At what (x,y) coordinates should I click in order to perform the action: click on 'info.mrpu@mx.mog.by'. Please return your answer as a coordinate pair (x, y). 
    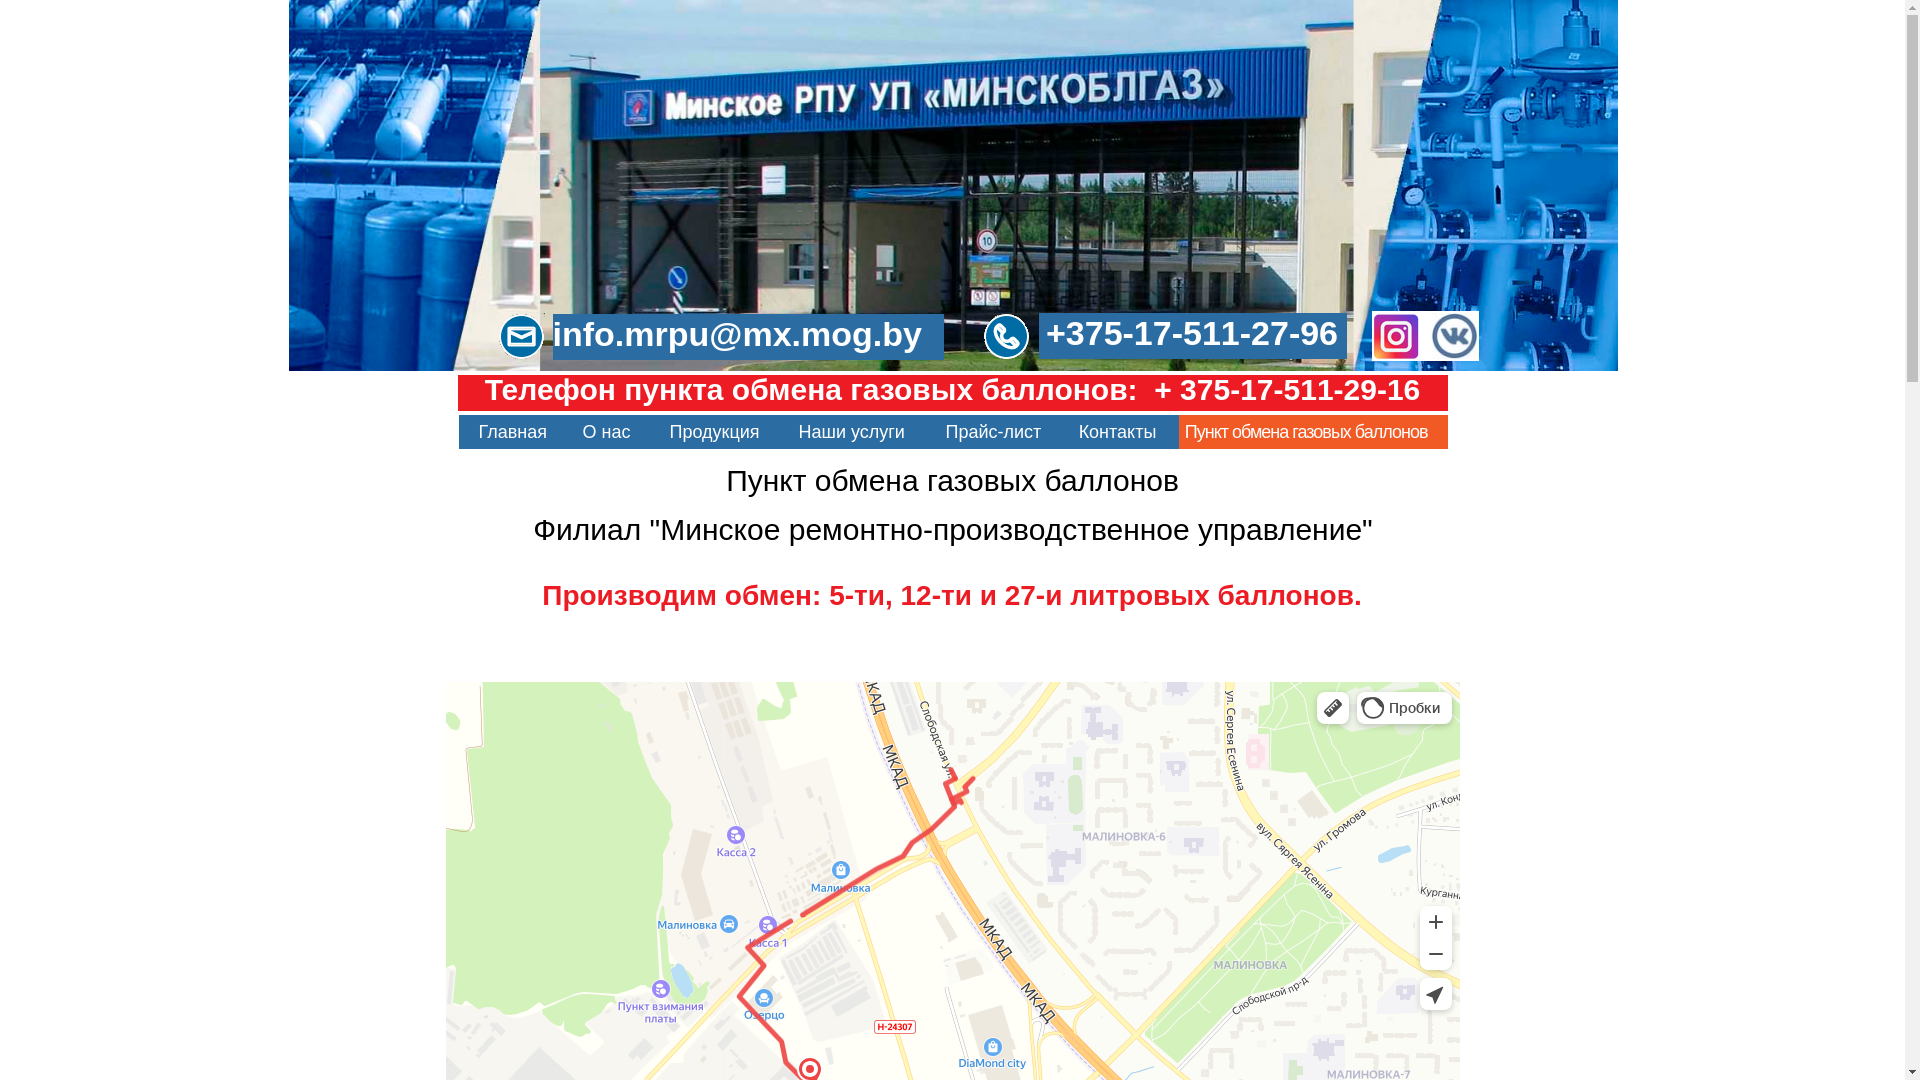
    Looking at the image, I should click on (746, 335).